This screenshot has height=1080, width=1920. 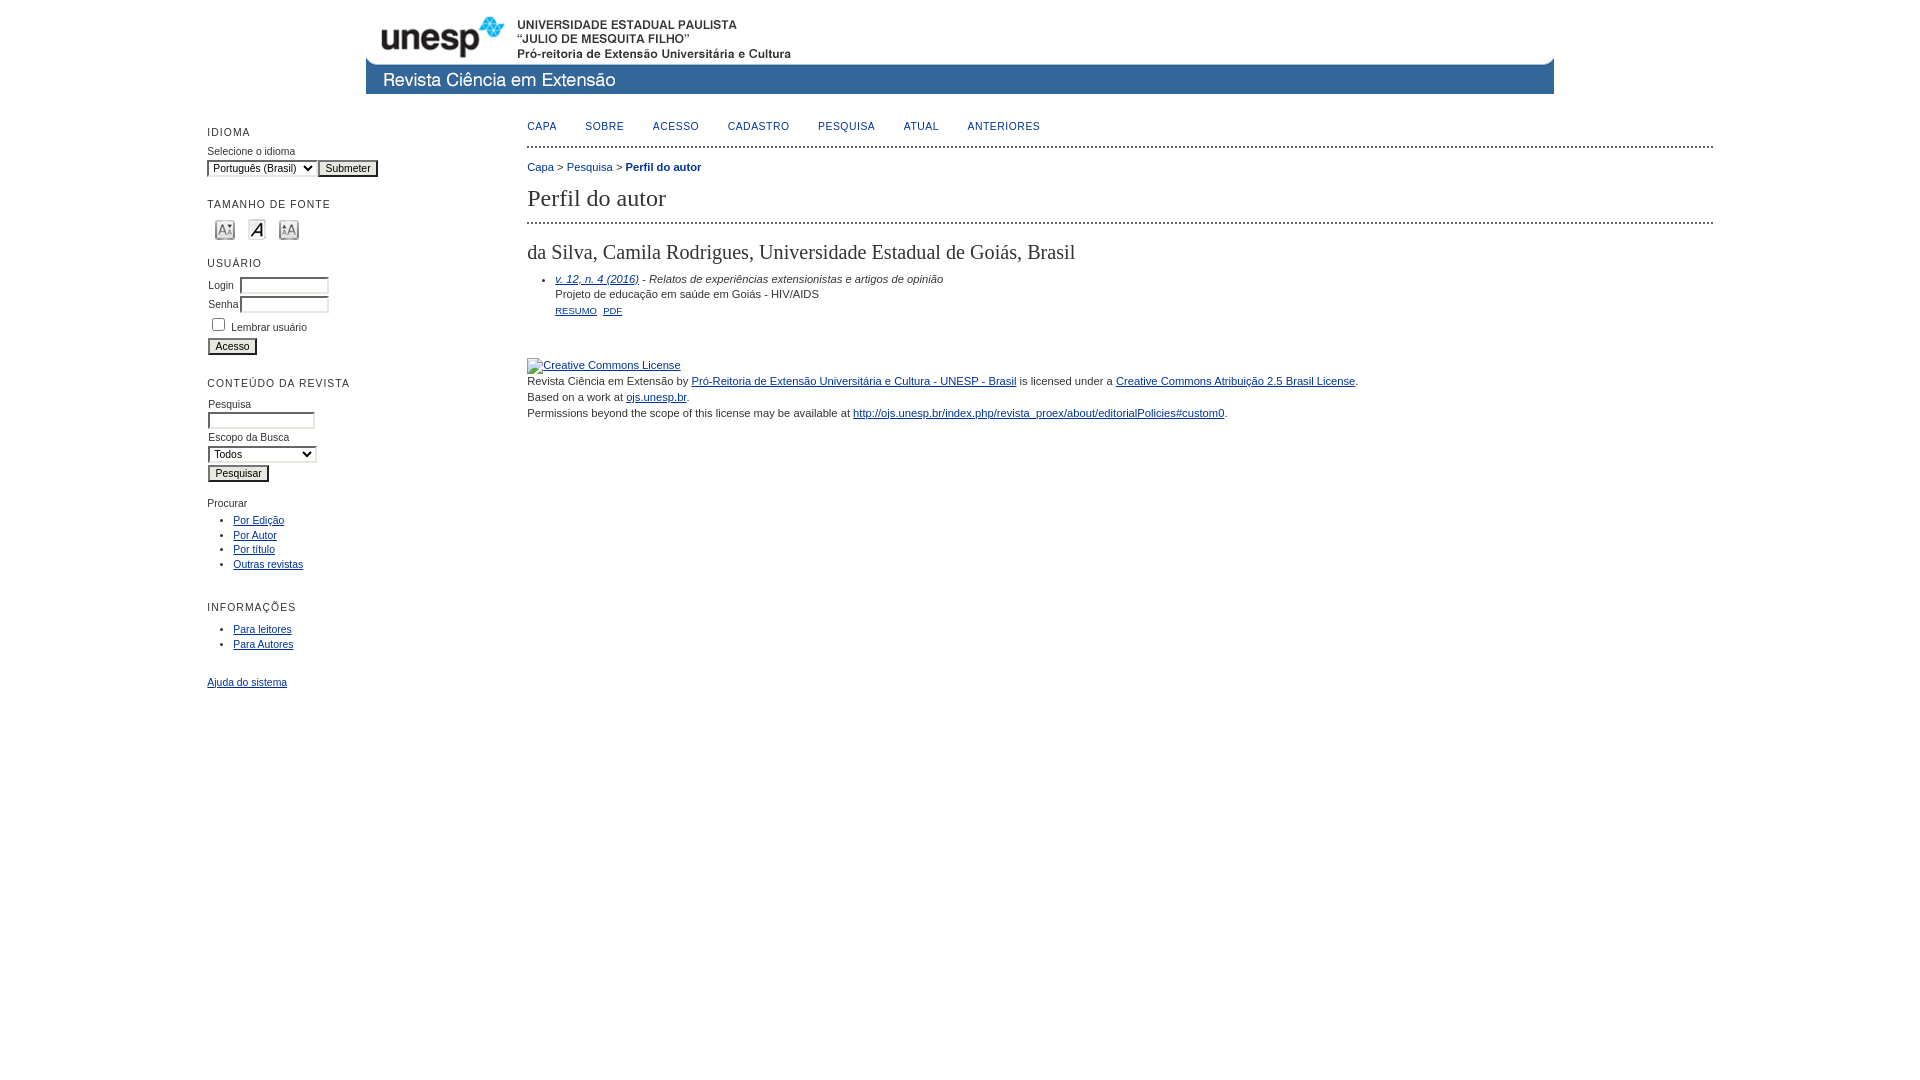 I want to click on 'Ajuda do sistema', so click(x=245, y=681).